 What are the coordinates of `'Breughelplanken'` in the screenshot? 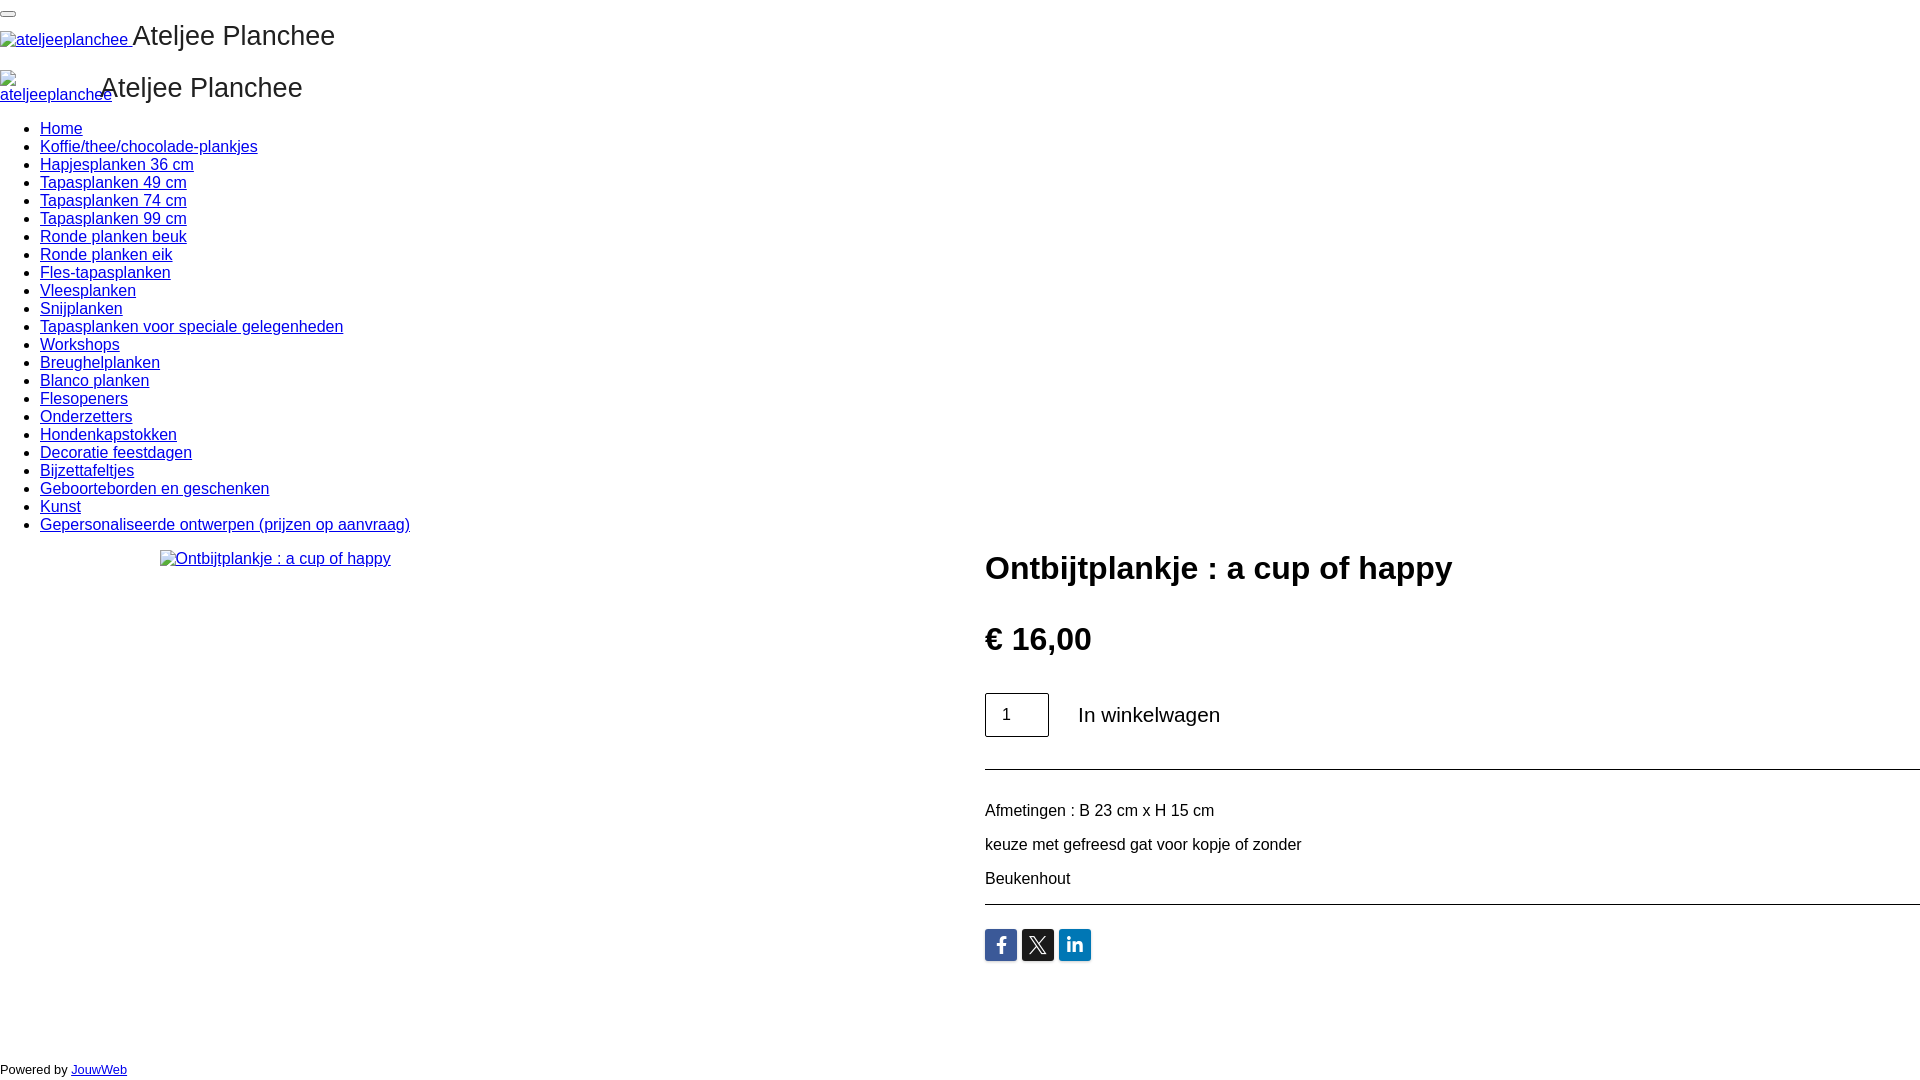 It's located at (99, 362).